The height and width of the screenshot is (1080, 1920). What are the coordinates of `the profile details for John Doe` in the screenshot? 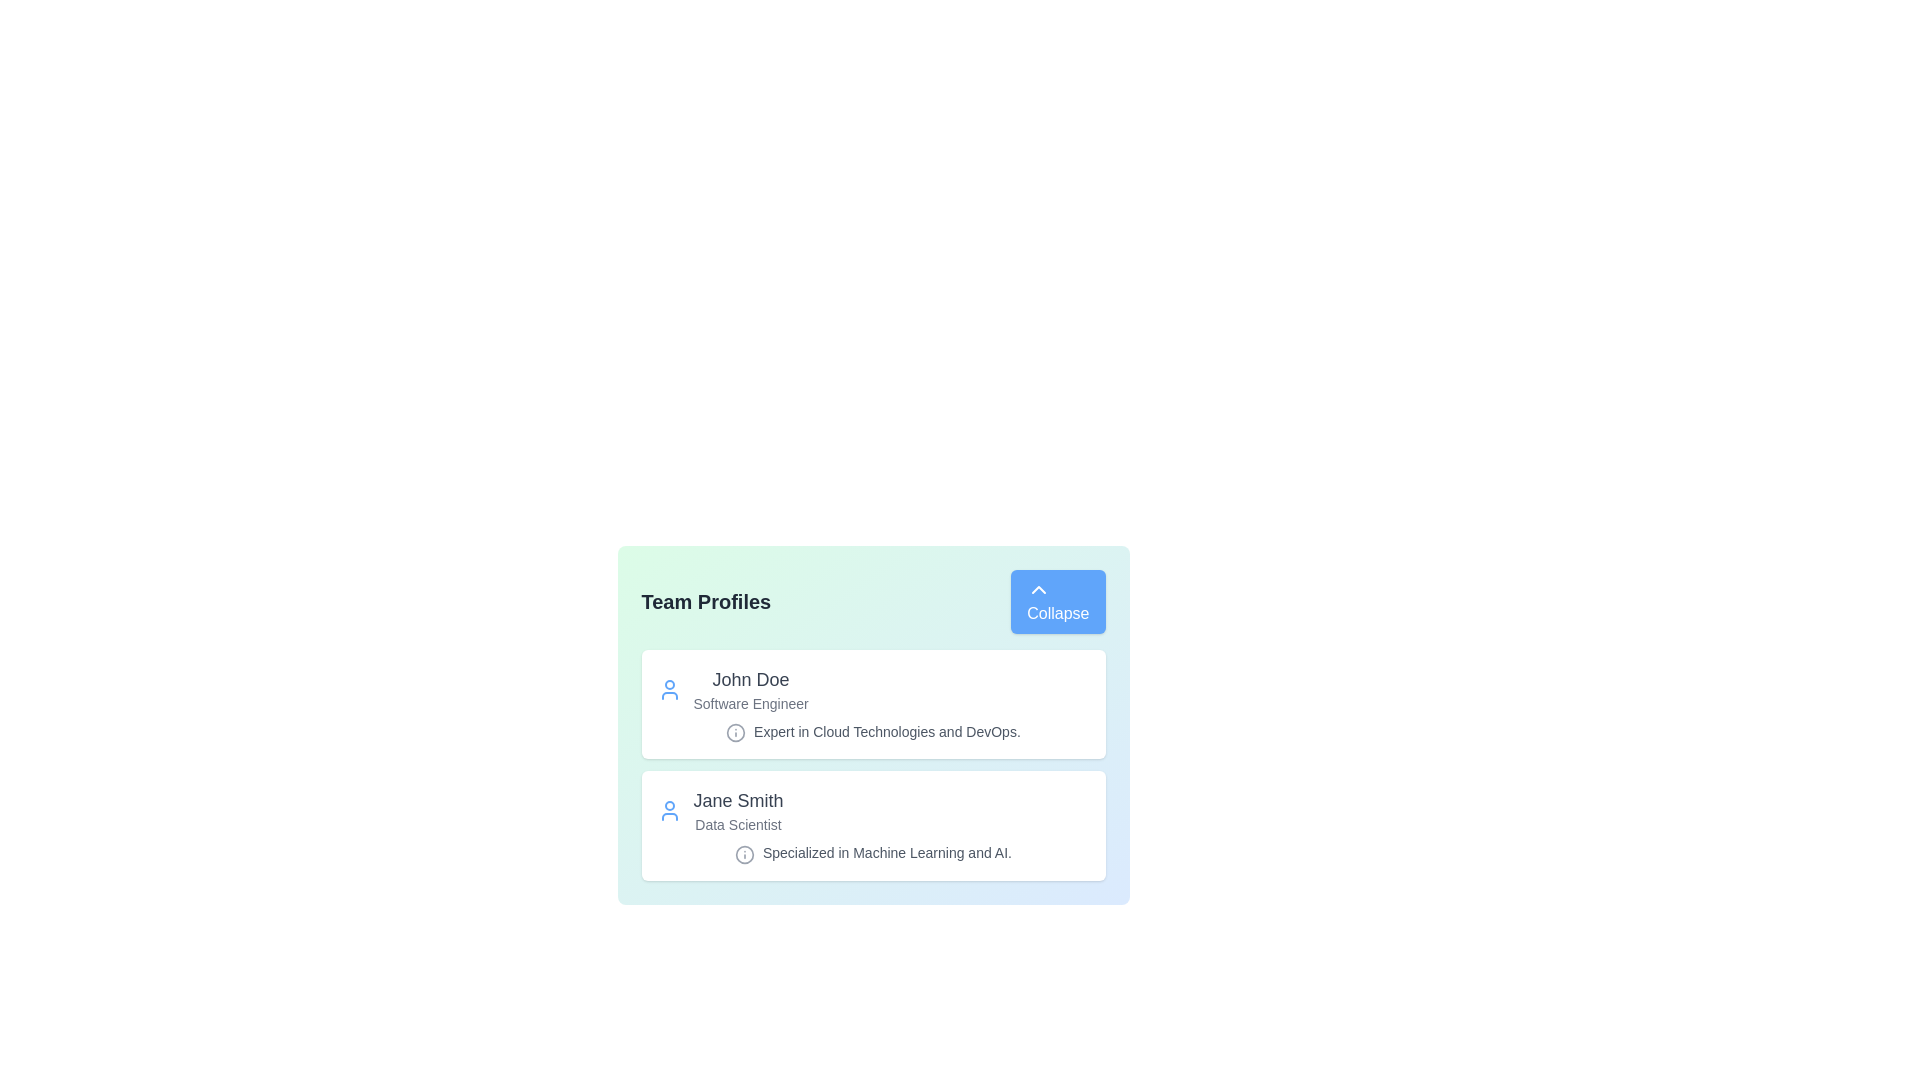 It's located at (873, 703).